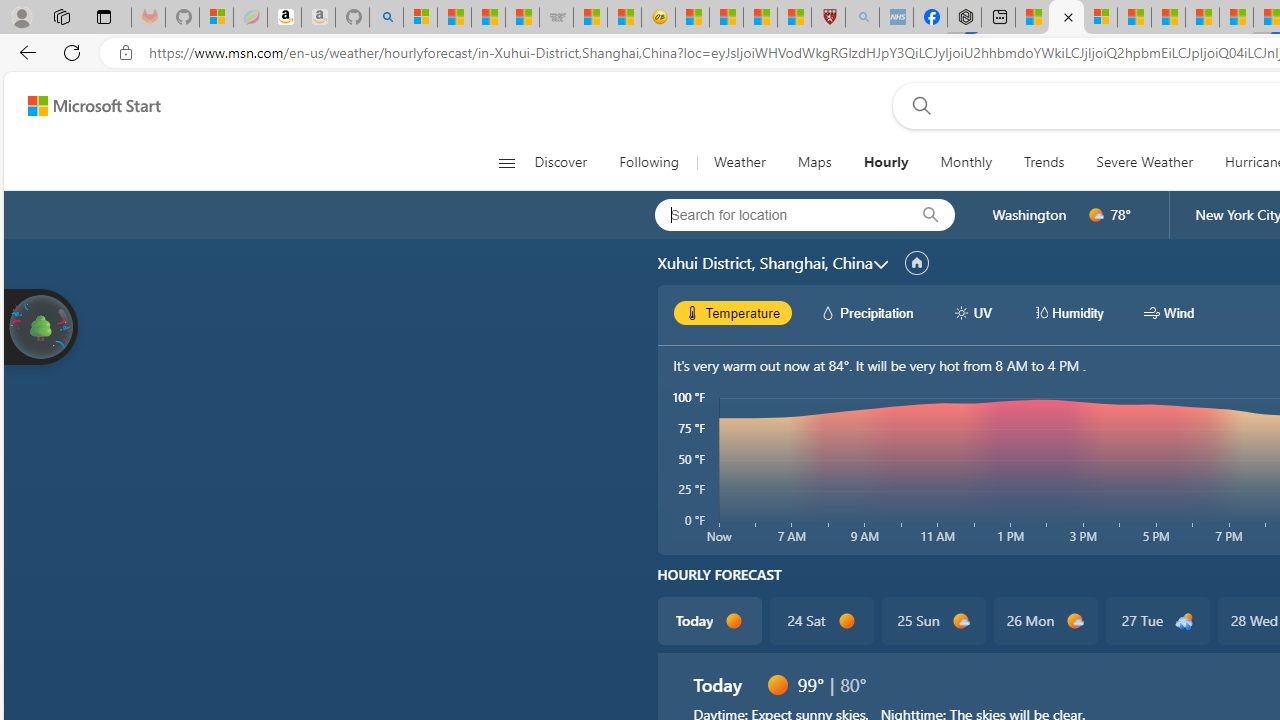 The width and height of the screenshot is (1280, 720). Describe the element at coordinates (884, 162) in the screenshot. I see `'Hourly'` at that location.